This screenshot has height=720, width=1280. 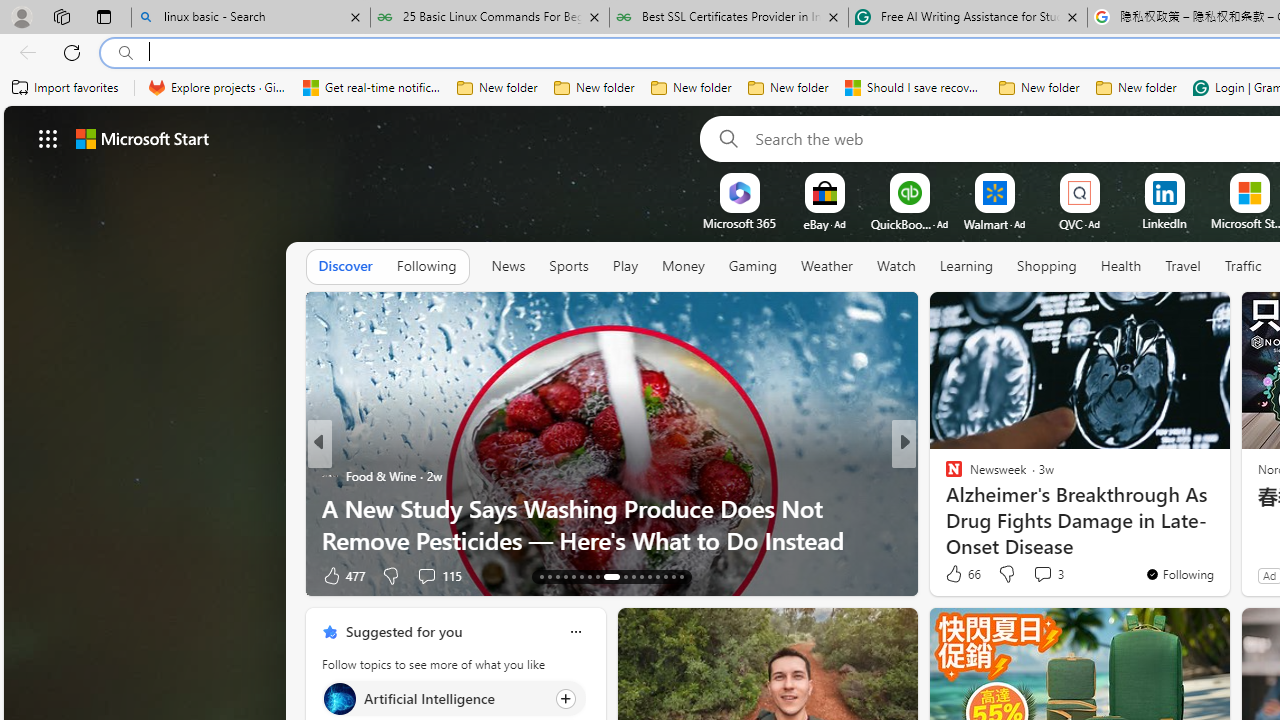 I want to click on 'AutomationID: tab-25', so click(x=649, y=577).